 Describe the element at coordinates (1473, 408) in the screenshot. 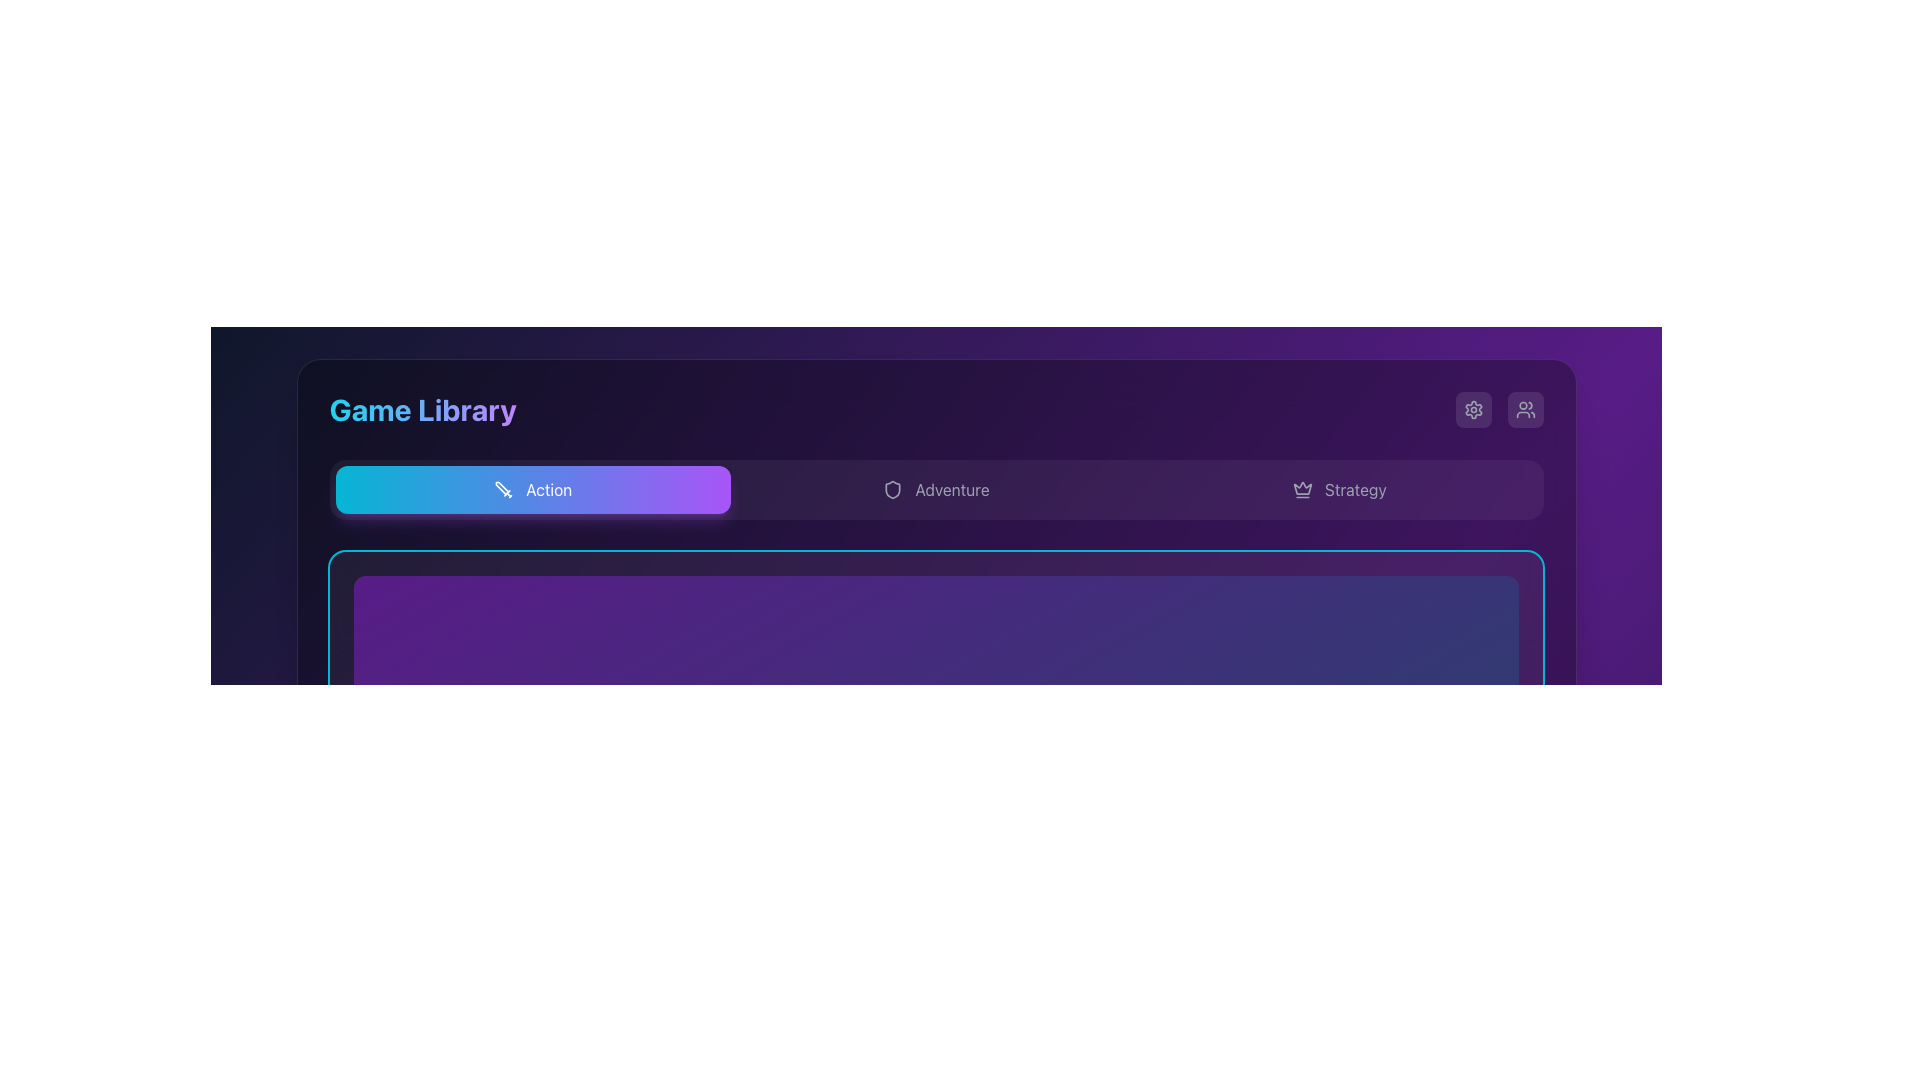

I see `the gear-shaped icon representing settings in the top-right section of the toolbar` at that location.